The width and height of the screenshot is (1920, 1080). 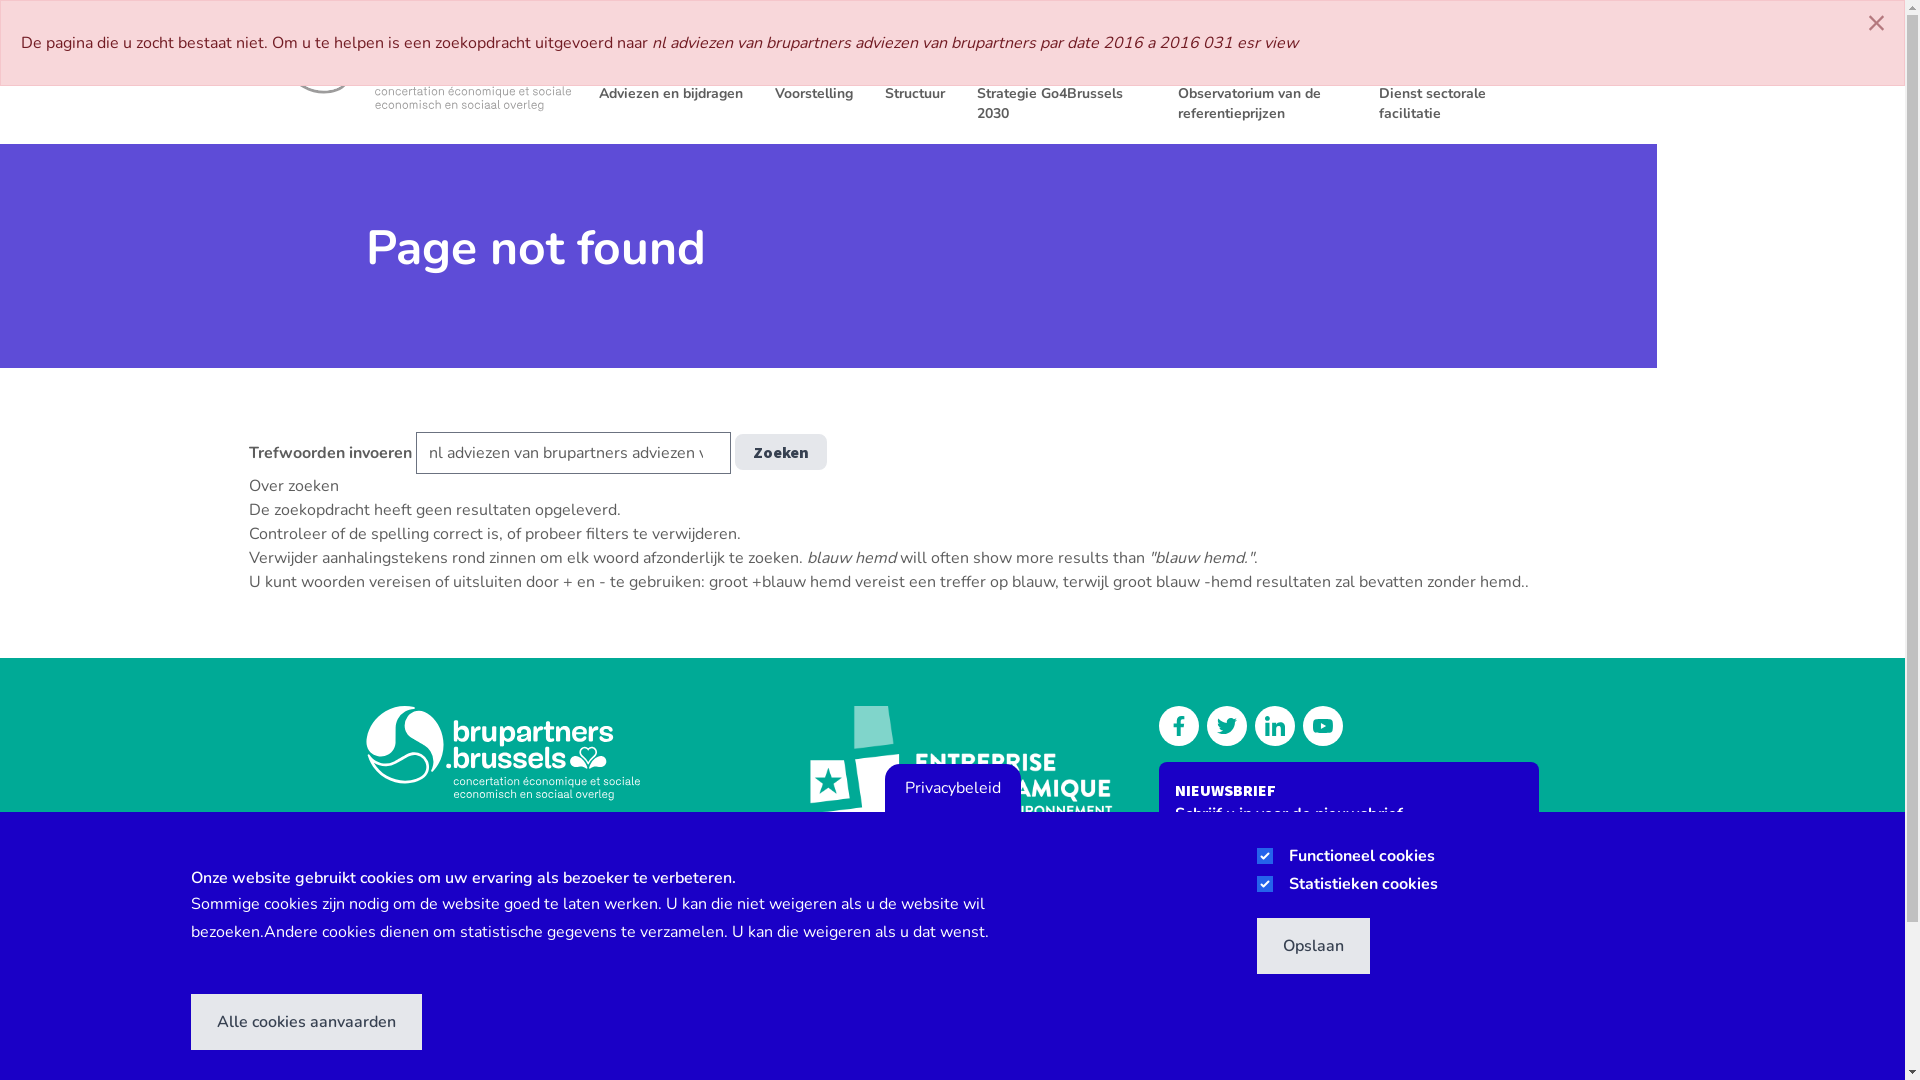 I want to click on 'Observatorium van de referentieprijzen', so click(x=1177, y=101).